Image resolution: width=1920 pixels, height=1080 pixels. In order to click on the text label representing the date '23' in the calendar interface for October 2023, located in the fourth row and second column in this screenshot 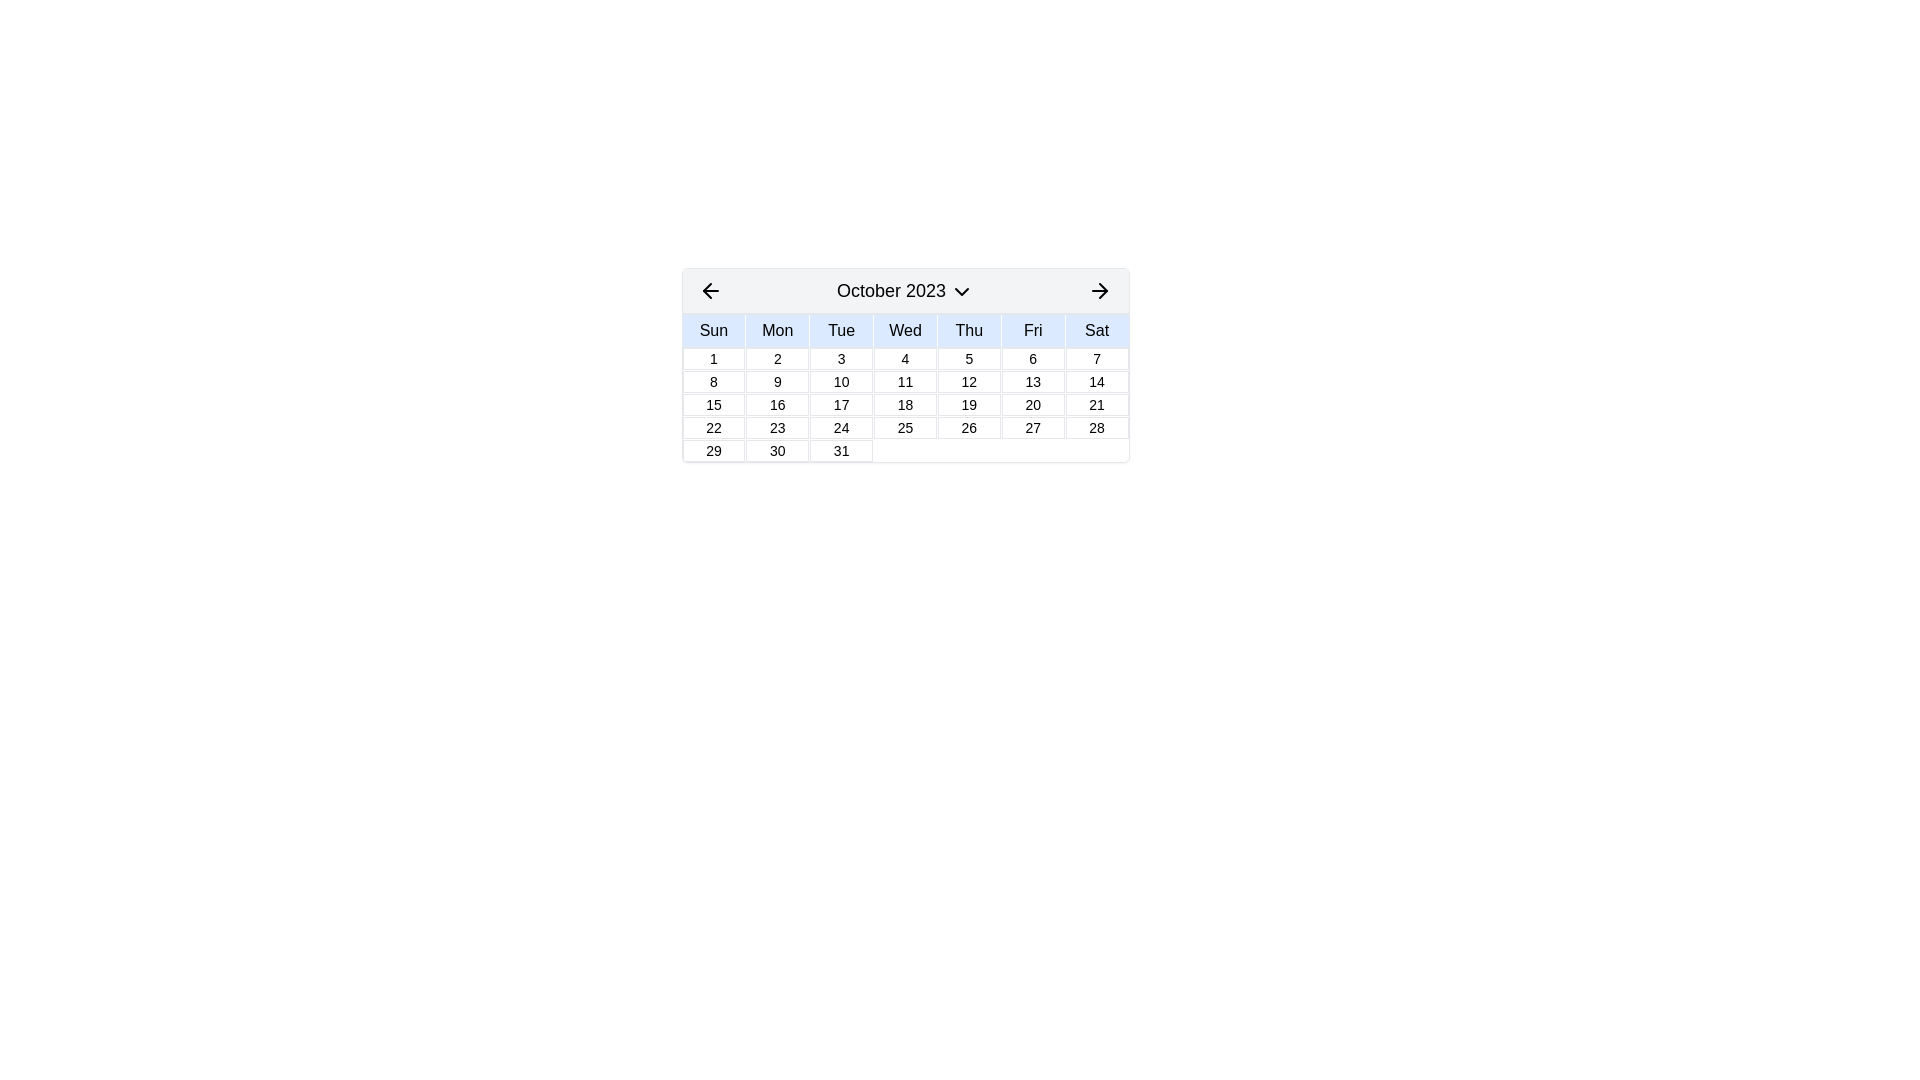, I will do `click(776, 427)`.